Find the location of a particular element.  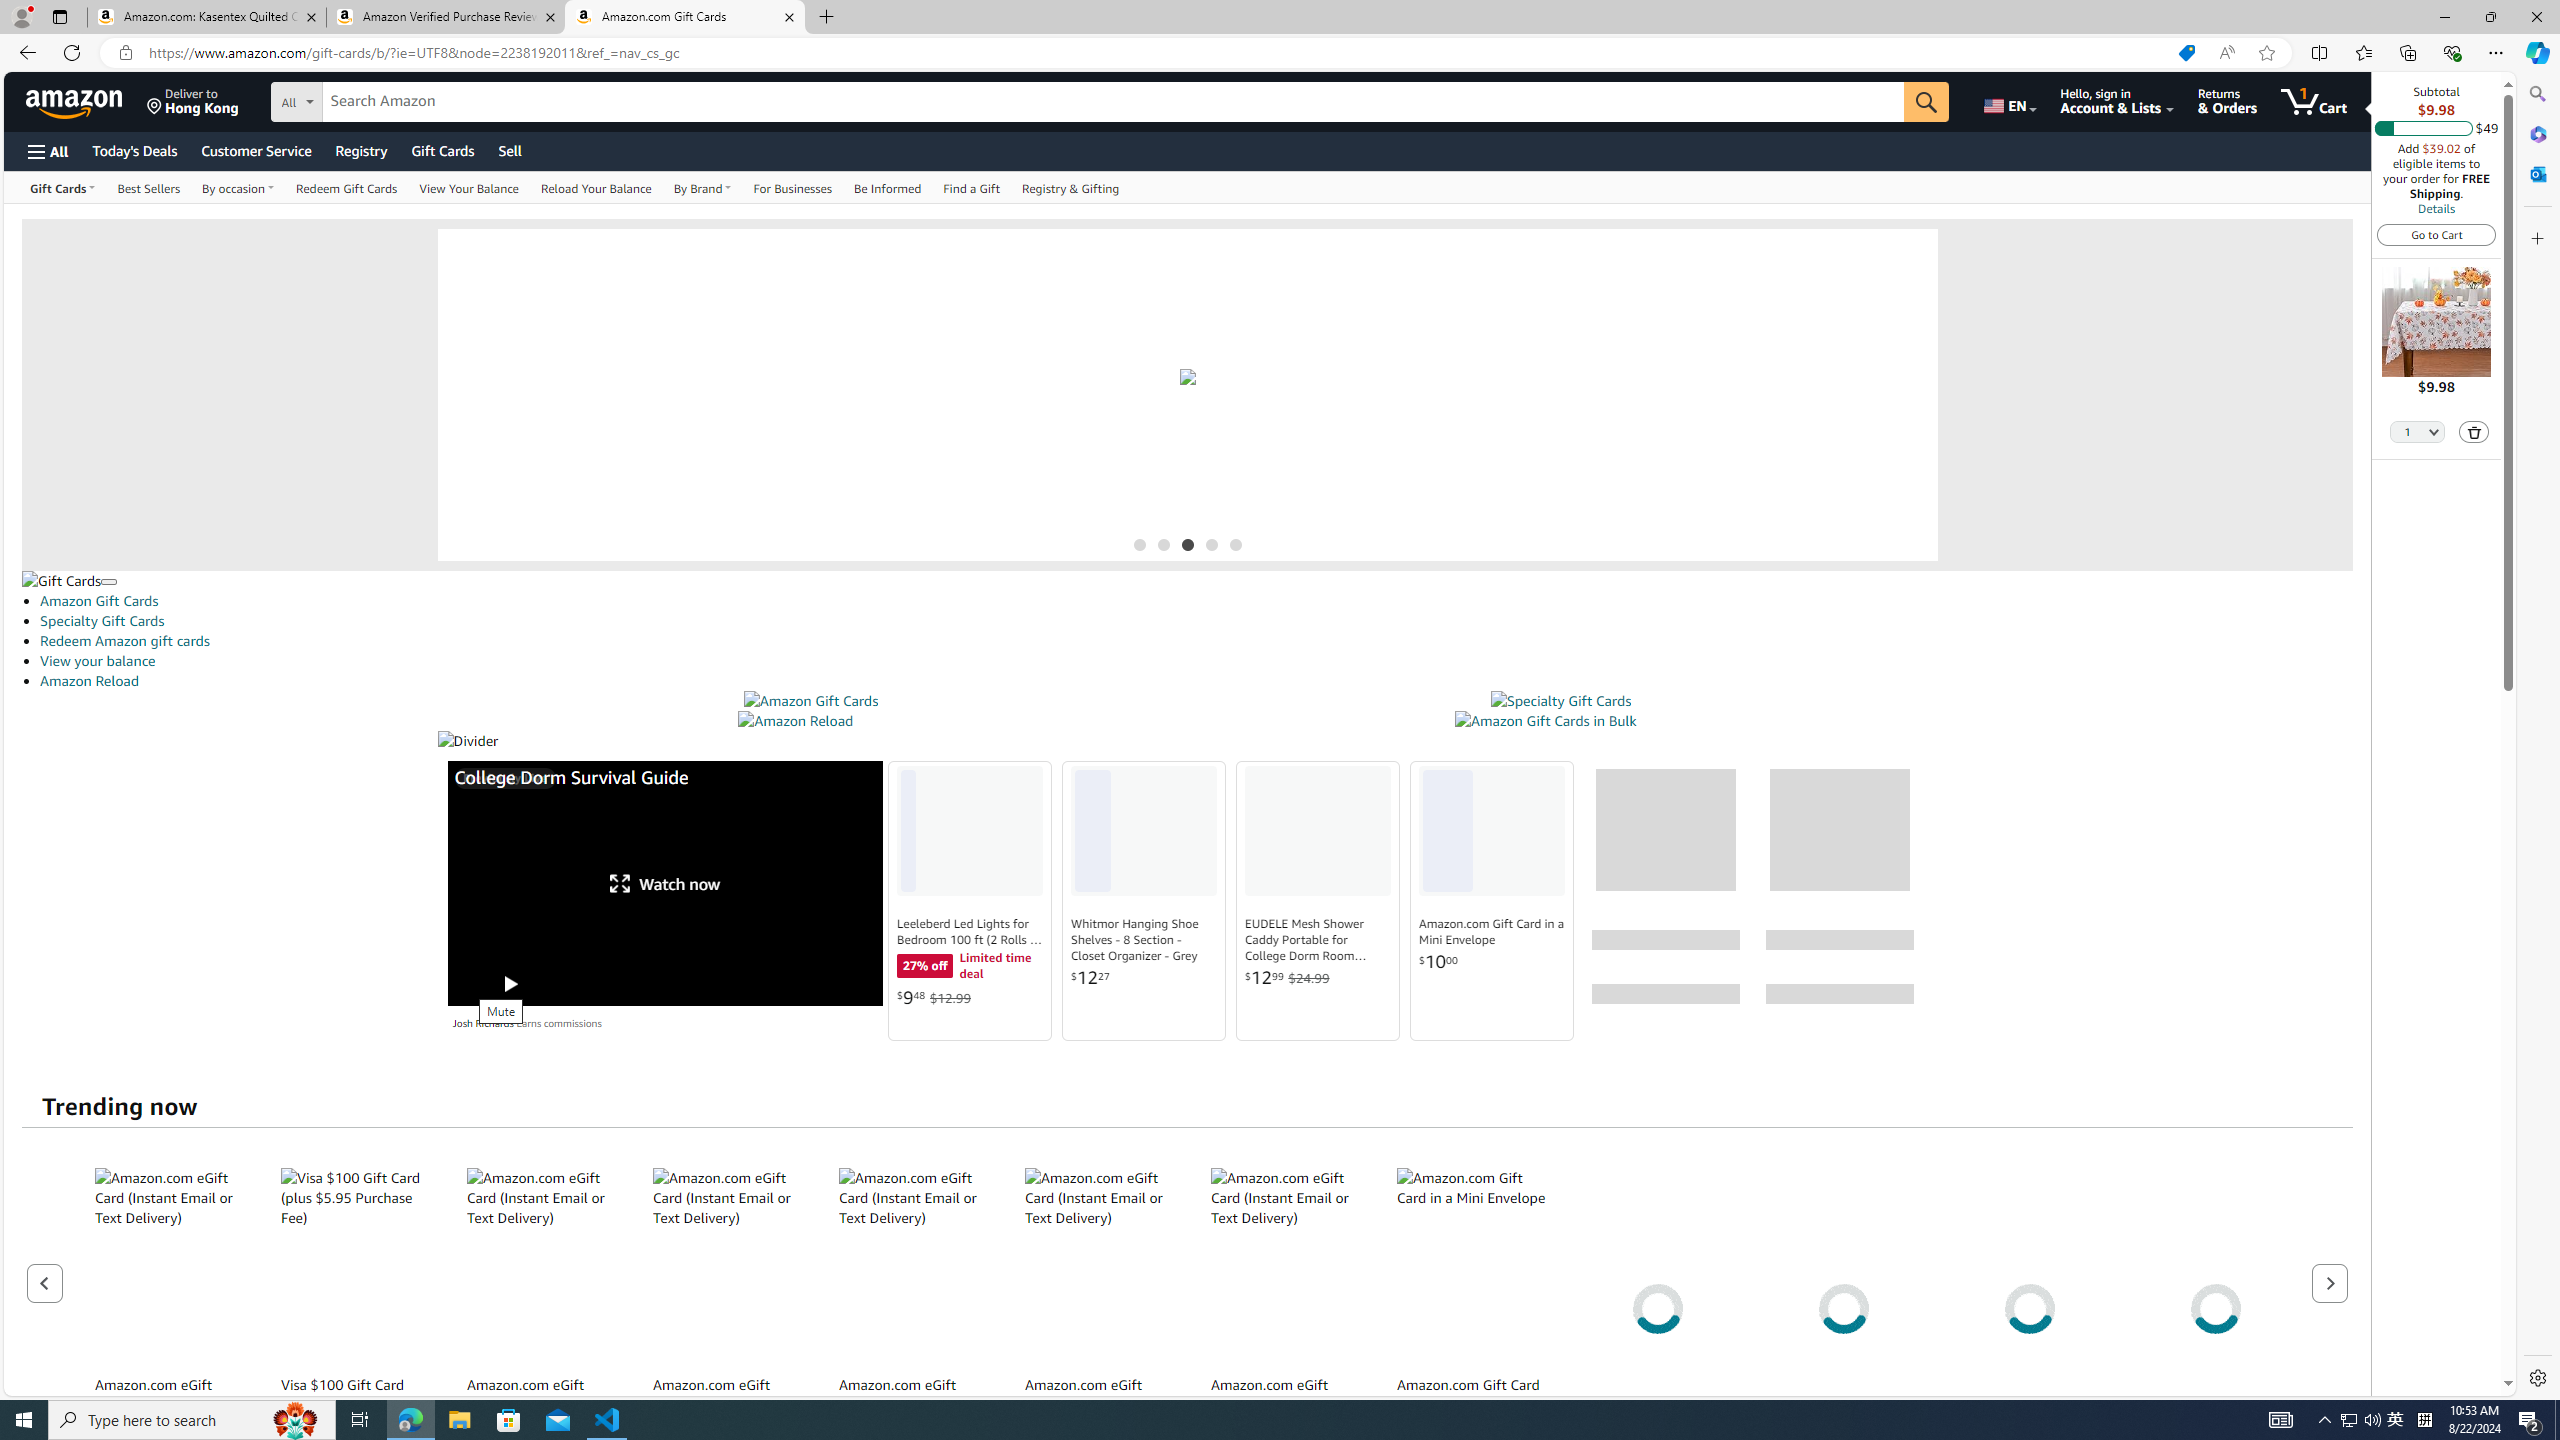

'Specialty Gift Cards' is located at coordinates (1561, 700).